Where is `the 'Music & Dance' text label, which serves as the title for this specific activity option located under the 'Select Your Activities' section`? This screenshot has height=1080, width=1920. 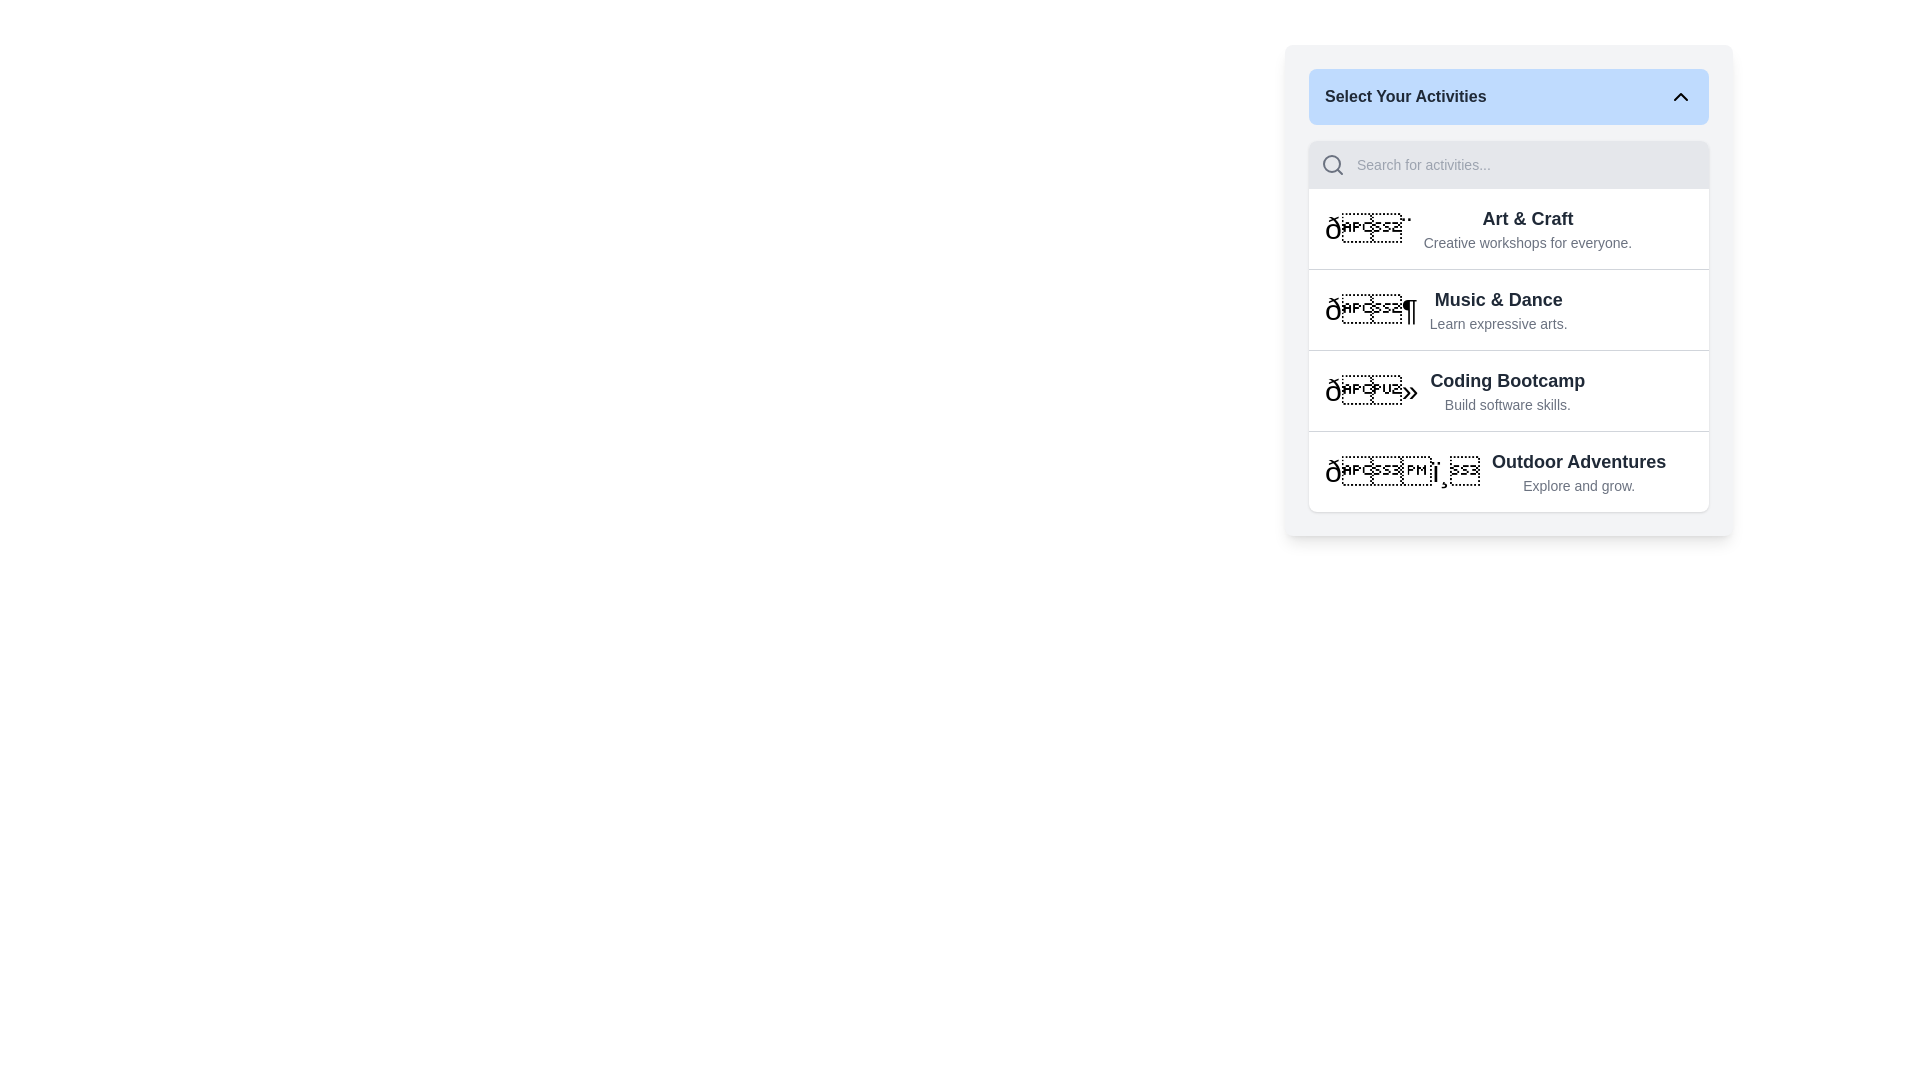
the 'Music & Dance' text label, which serves as the title for this specific activity option located under the 'Select Your Activities' section is located at coordinates (1498, 300).